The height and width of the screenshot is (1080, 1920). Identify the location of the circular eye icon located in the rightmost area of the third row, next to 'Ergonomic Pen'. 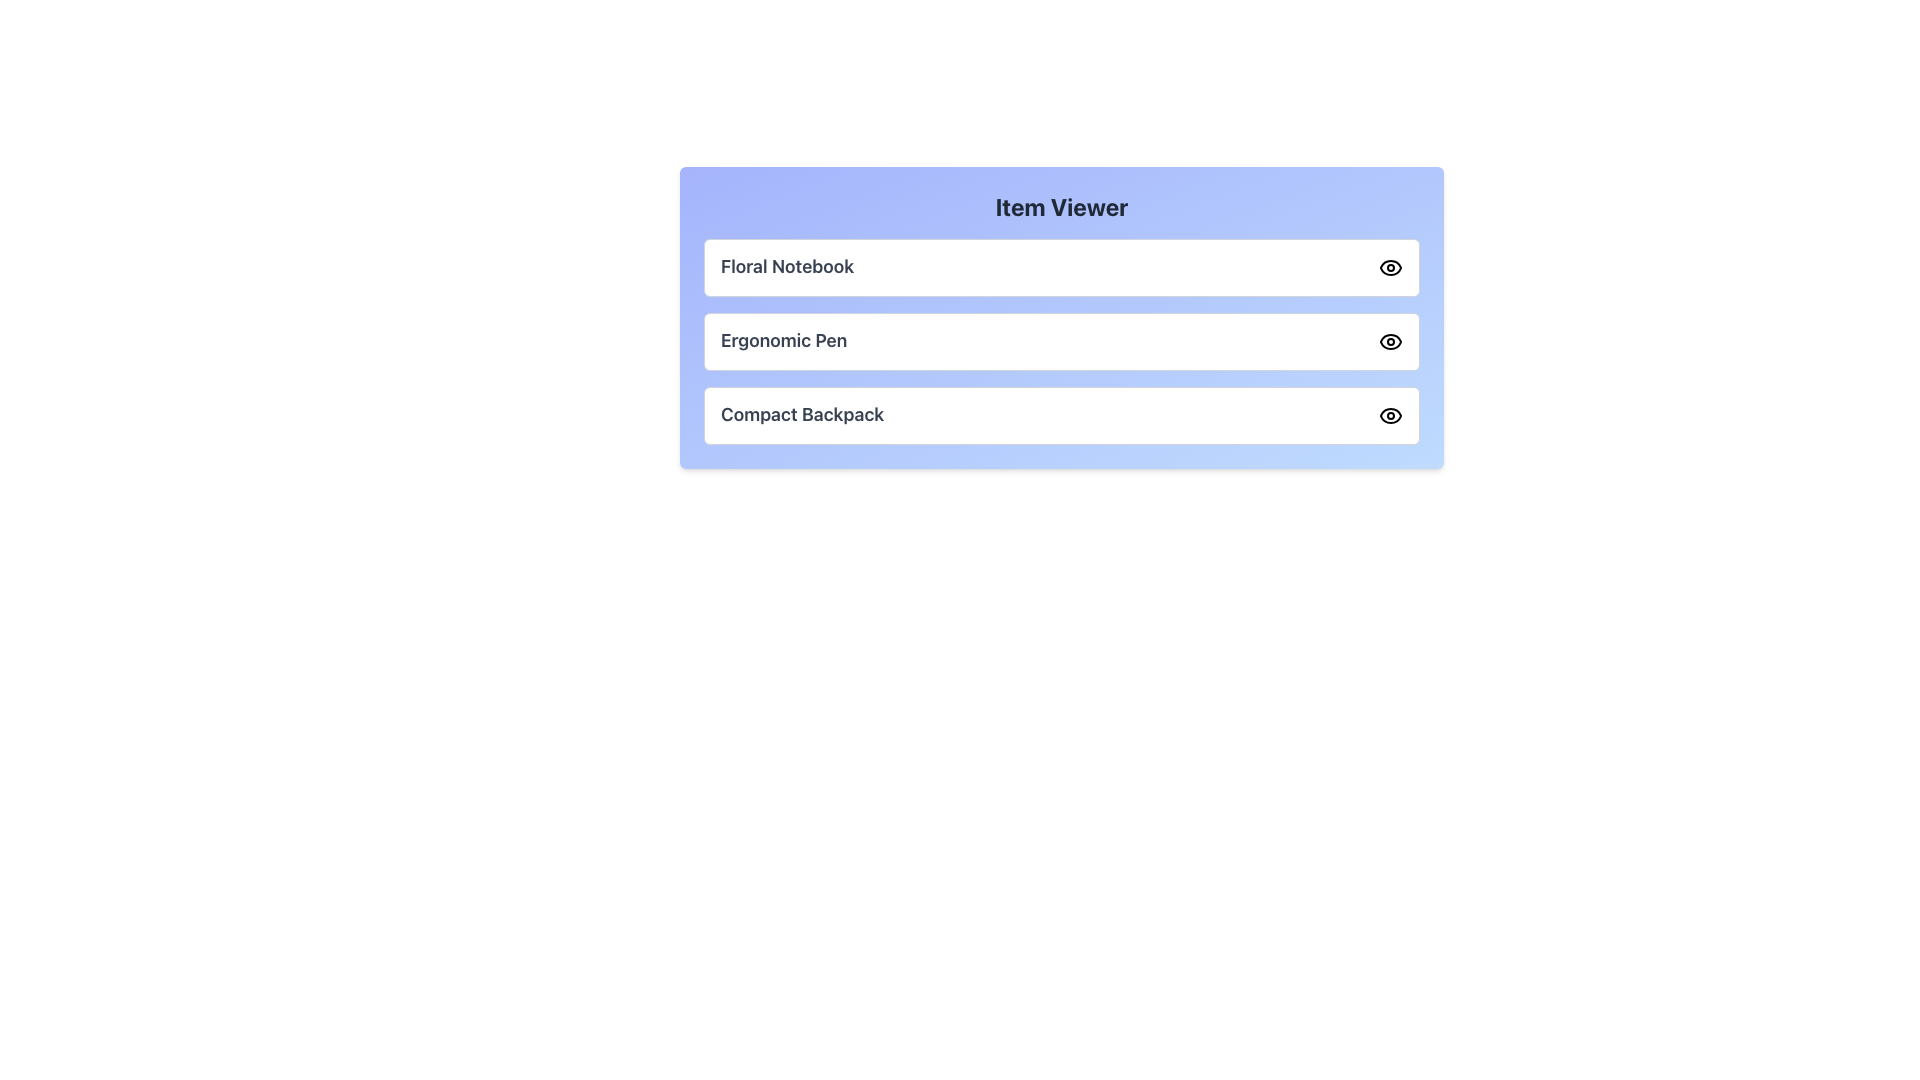
(1390, 341).